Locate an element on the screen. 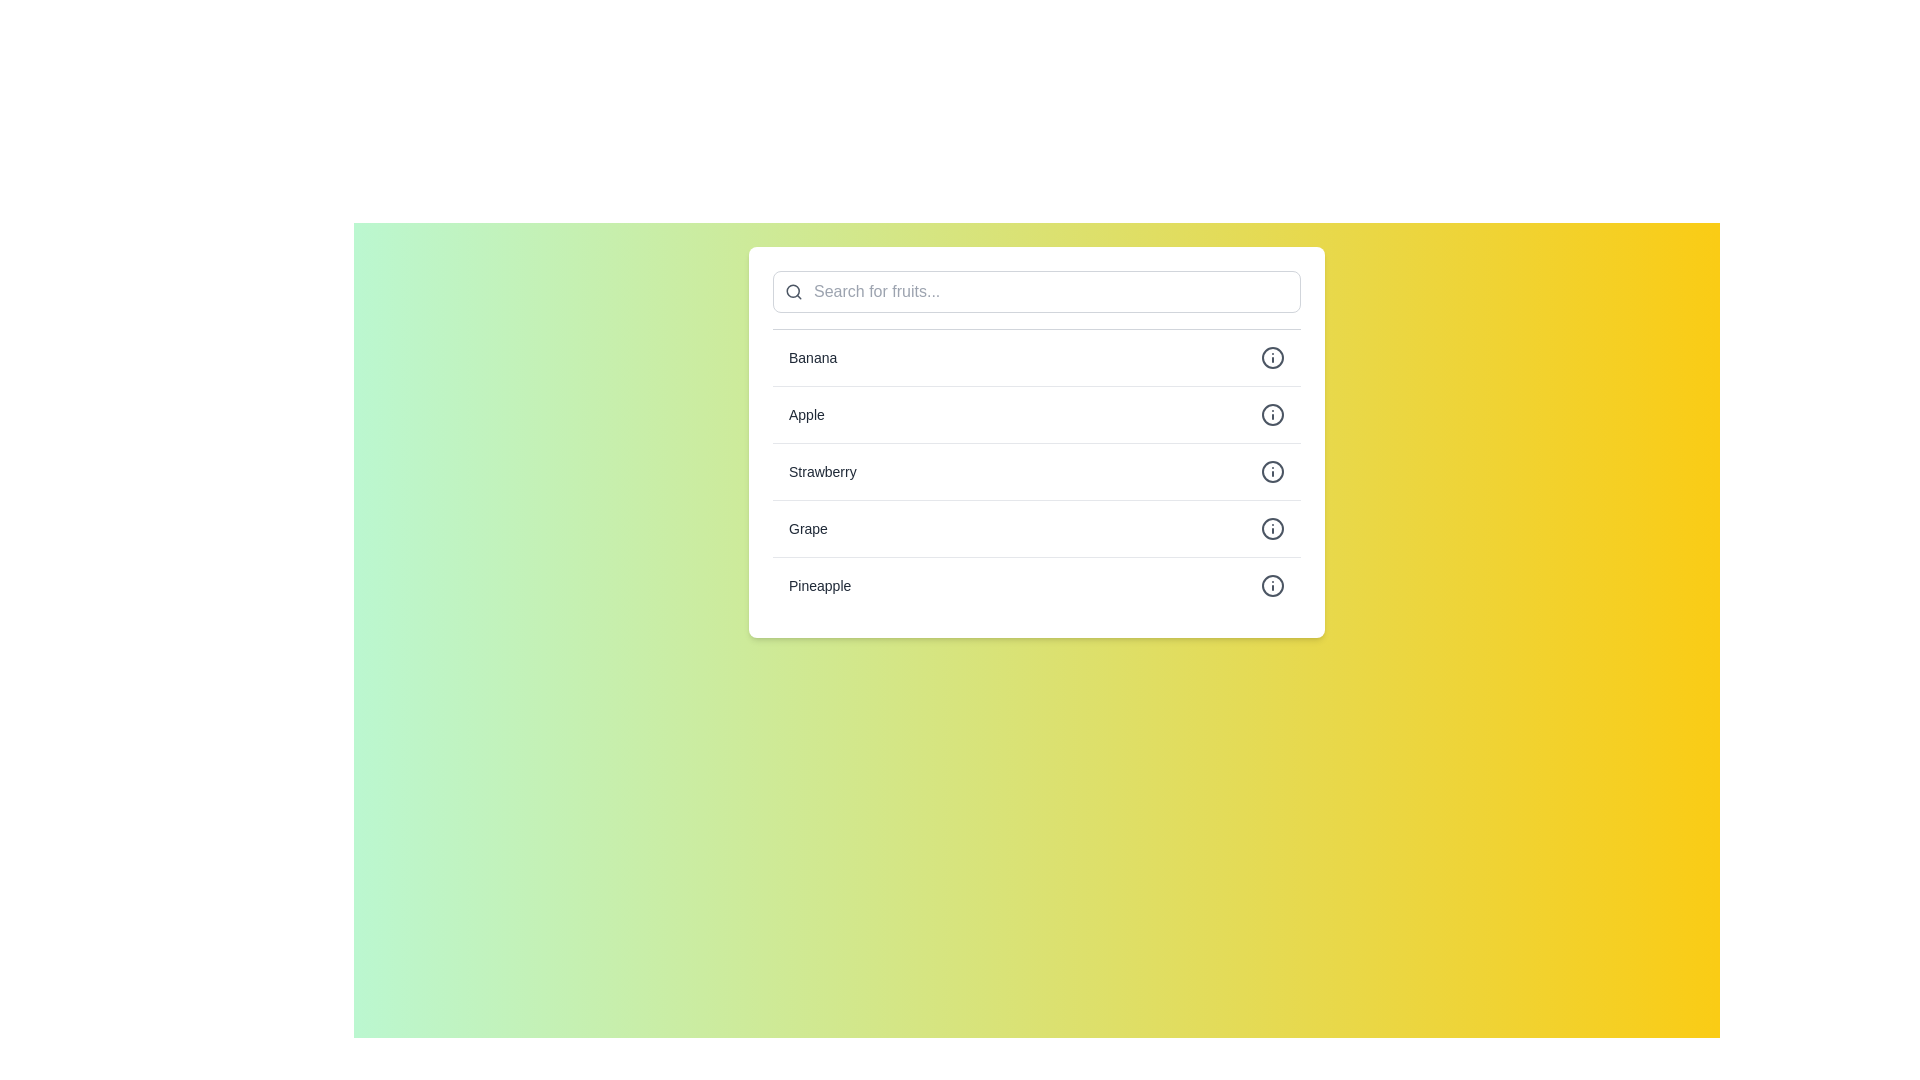  the circle SVG shape component that visually represents part of an SVG icon in the last row of the list, aligned with the label 'Pineapple' is located at coordinates (1271, 585).